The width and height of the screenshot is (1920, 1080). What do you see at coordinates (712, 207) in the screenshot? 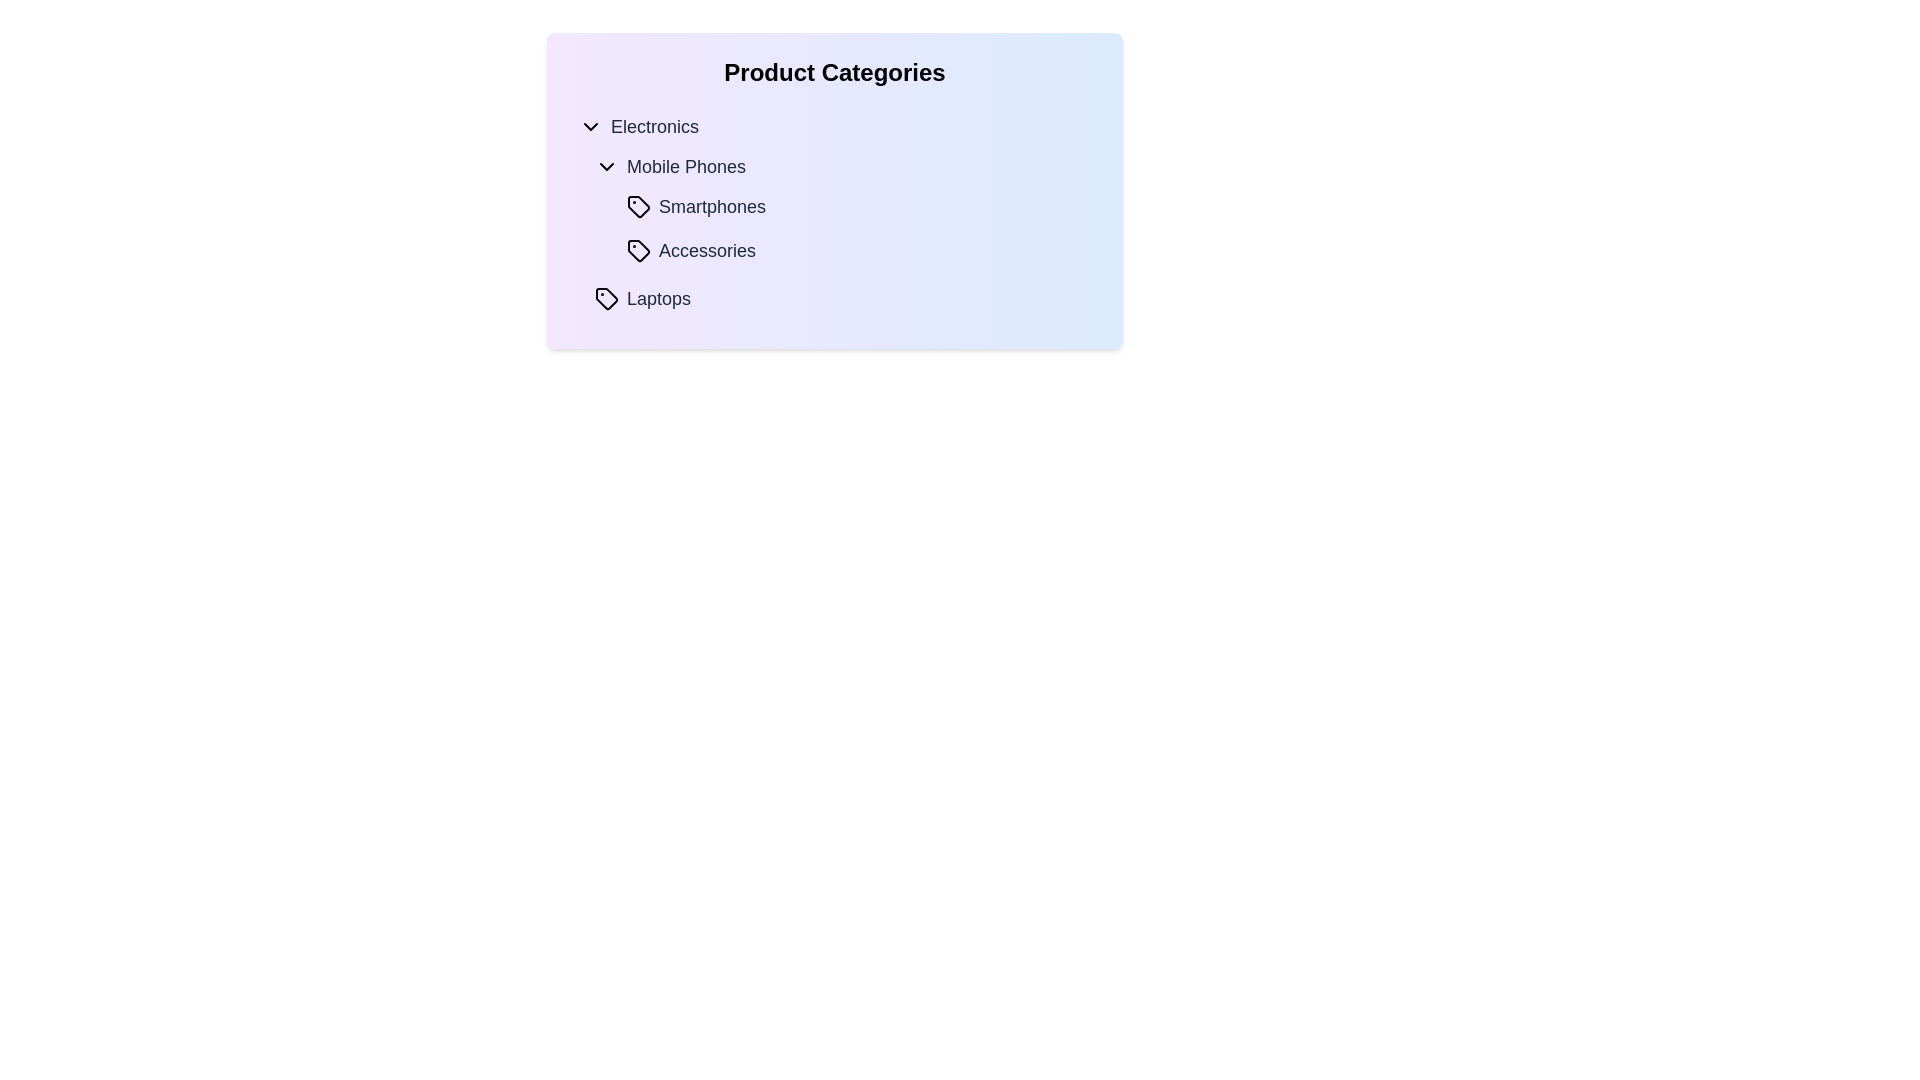
I see `the text label 'Smartphones'` at bounding box center [712, 207].